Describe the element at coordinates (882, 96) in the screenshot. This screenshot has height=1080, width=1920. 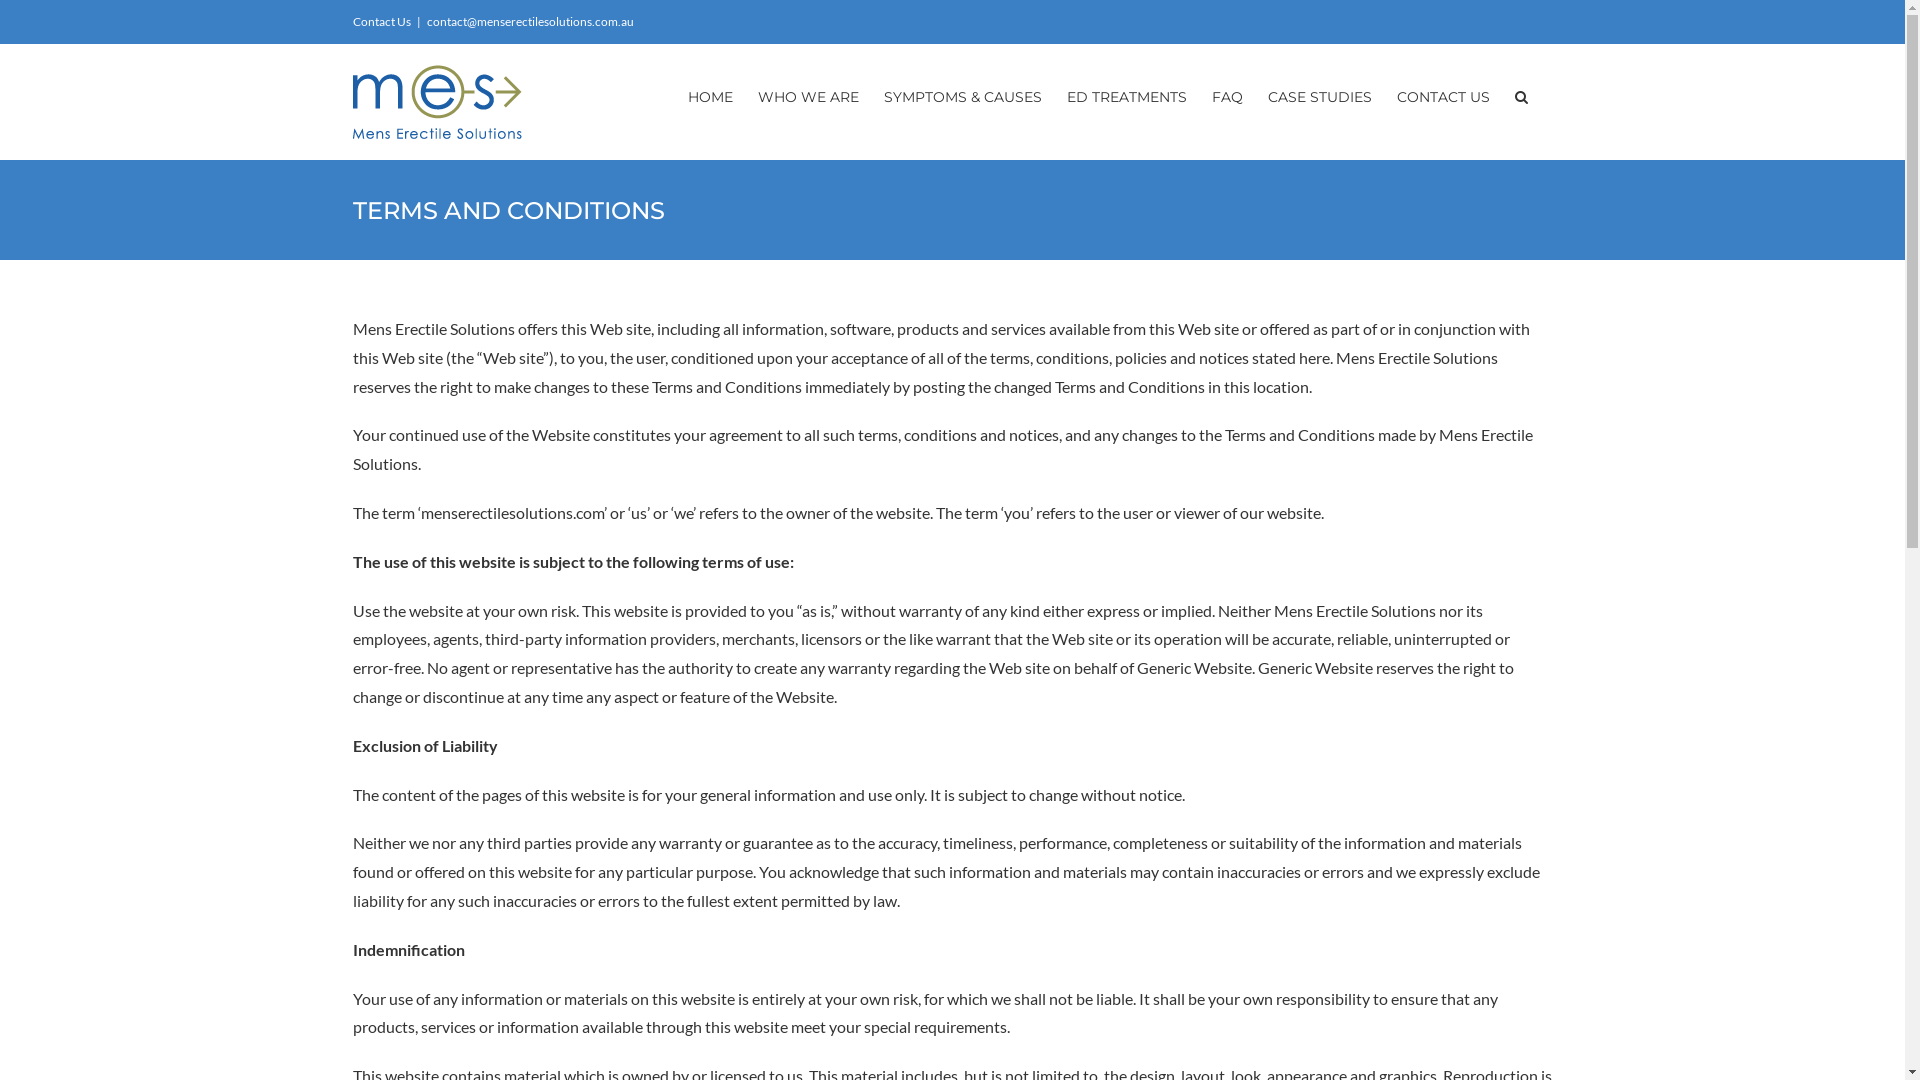
I see `'SYMPTOMS & CAUSES'` at that location.